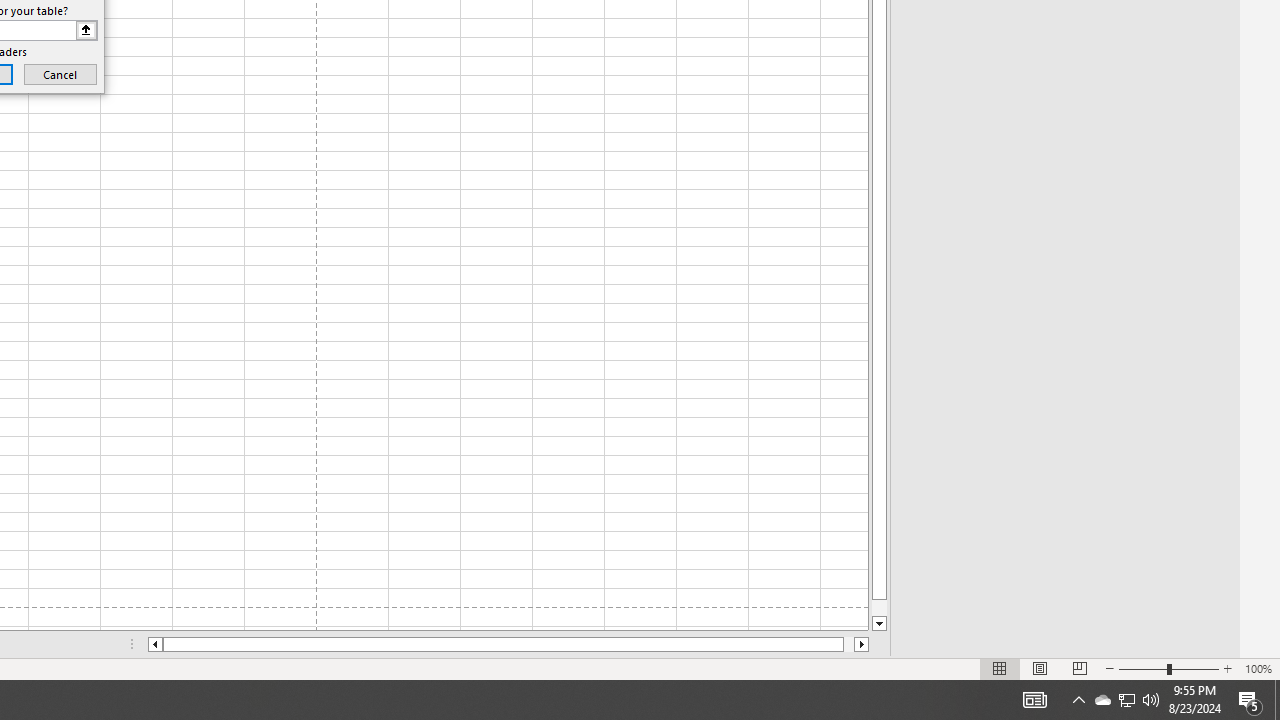 The height and width of the screenshot is (720, 1280). Describe the element at coordinates (879, 623) in the screenshot. I see `'Line down'` at that location.